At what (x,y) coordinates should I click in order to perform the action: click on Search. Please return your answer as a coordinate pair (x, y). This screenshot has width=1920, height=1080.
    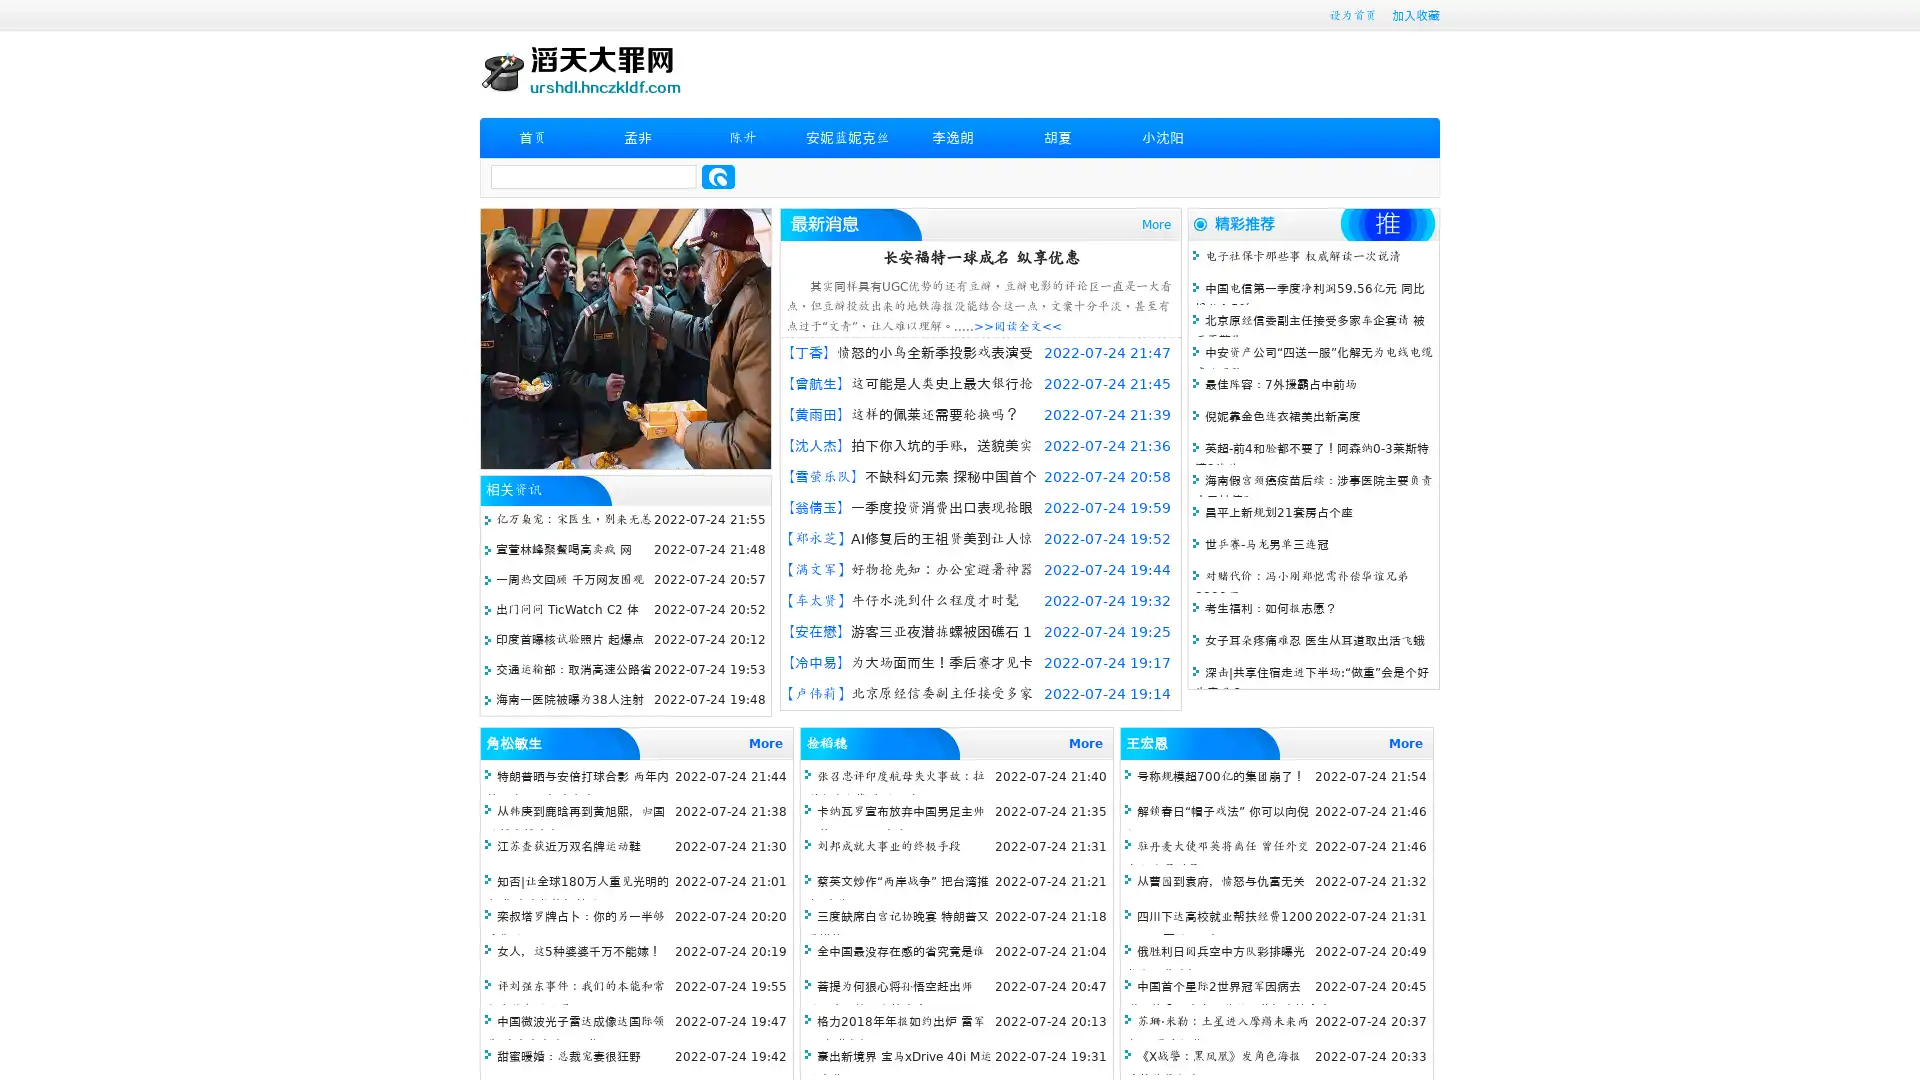
    Looking at the image, I should click on (718, 176).